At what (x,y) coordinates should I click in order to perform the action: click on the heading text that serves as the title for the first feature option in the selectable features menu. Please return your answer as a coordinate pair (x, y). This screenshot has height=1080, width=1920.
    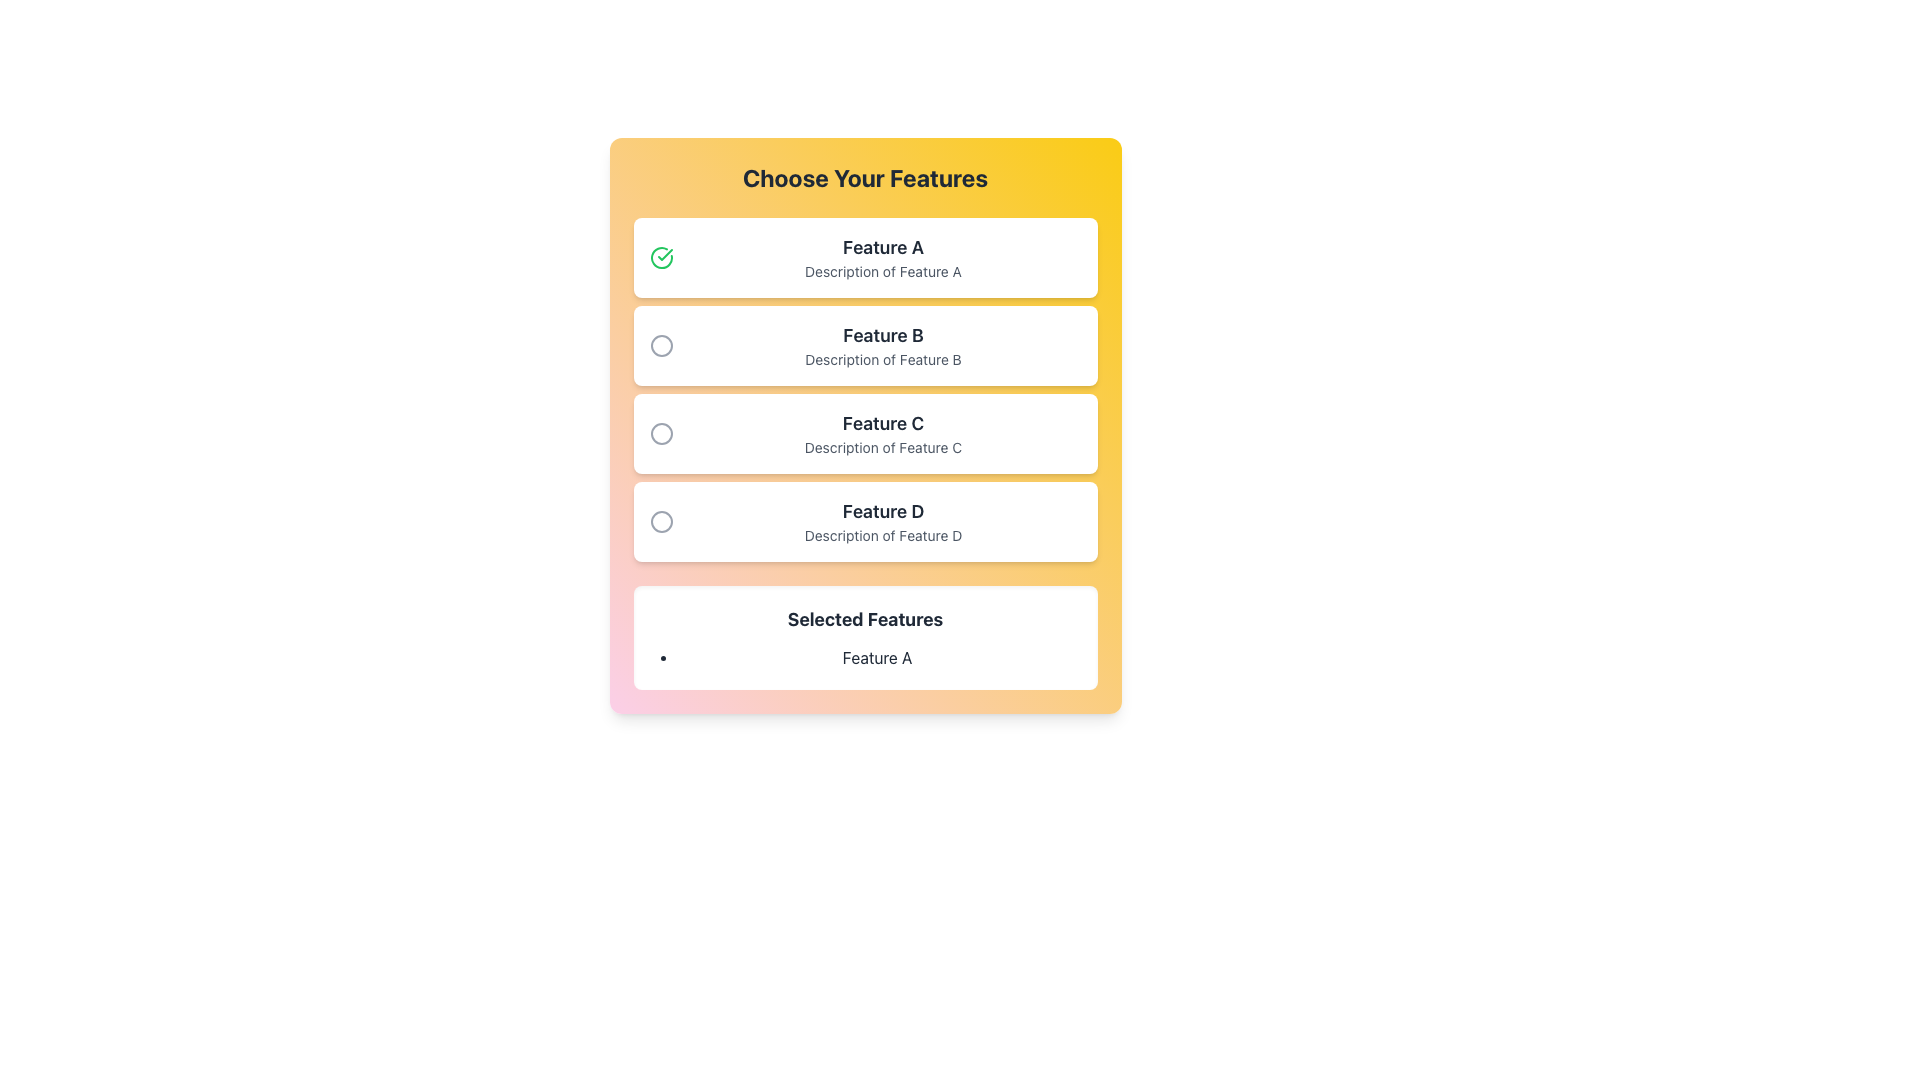
    Looking at the image, I should click on (882, 246).